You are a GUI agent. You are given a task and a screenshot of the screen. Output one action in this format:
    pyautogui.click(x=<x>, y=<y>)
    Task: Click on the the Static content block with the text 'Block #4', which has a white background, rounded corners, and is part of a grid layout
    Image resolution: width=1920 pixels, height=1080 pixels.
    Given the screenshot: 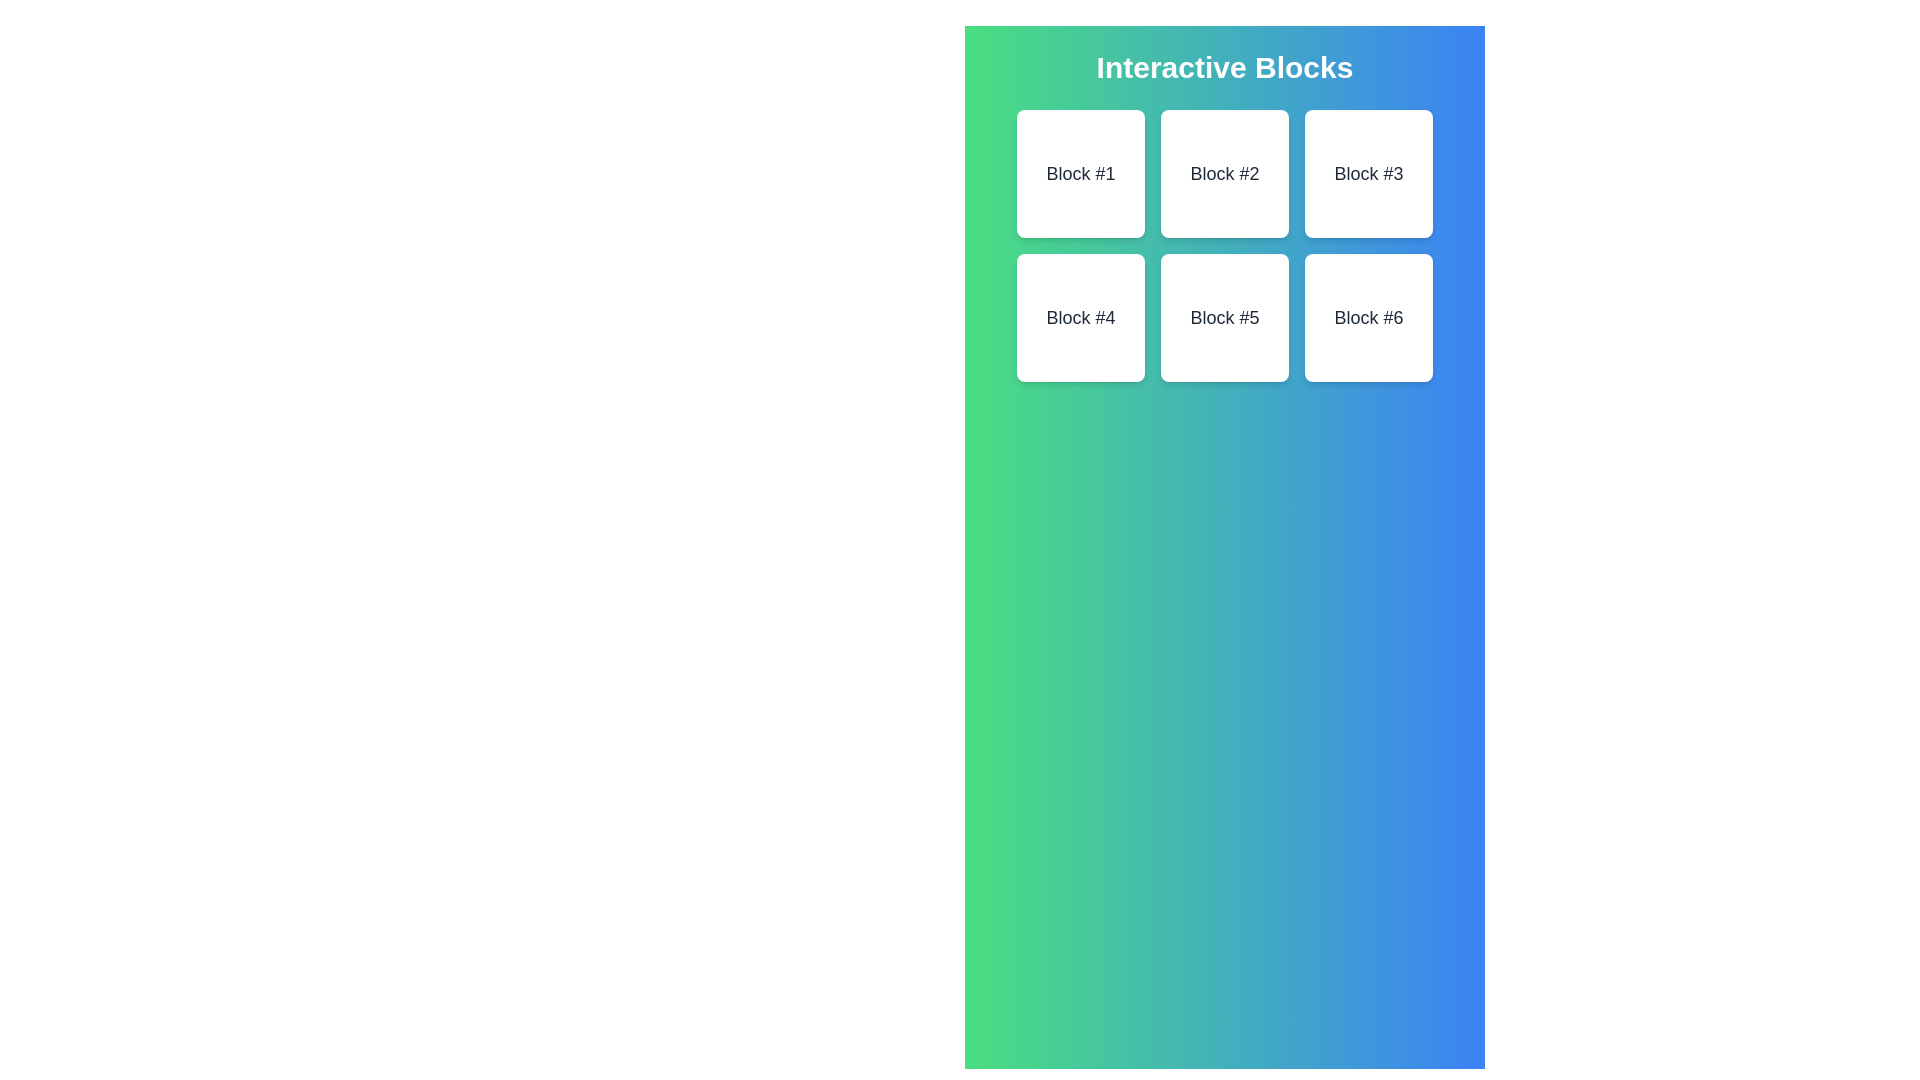 What is the action you would take?
    pyautogui.click(x=1079, y=316)
    